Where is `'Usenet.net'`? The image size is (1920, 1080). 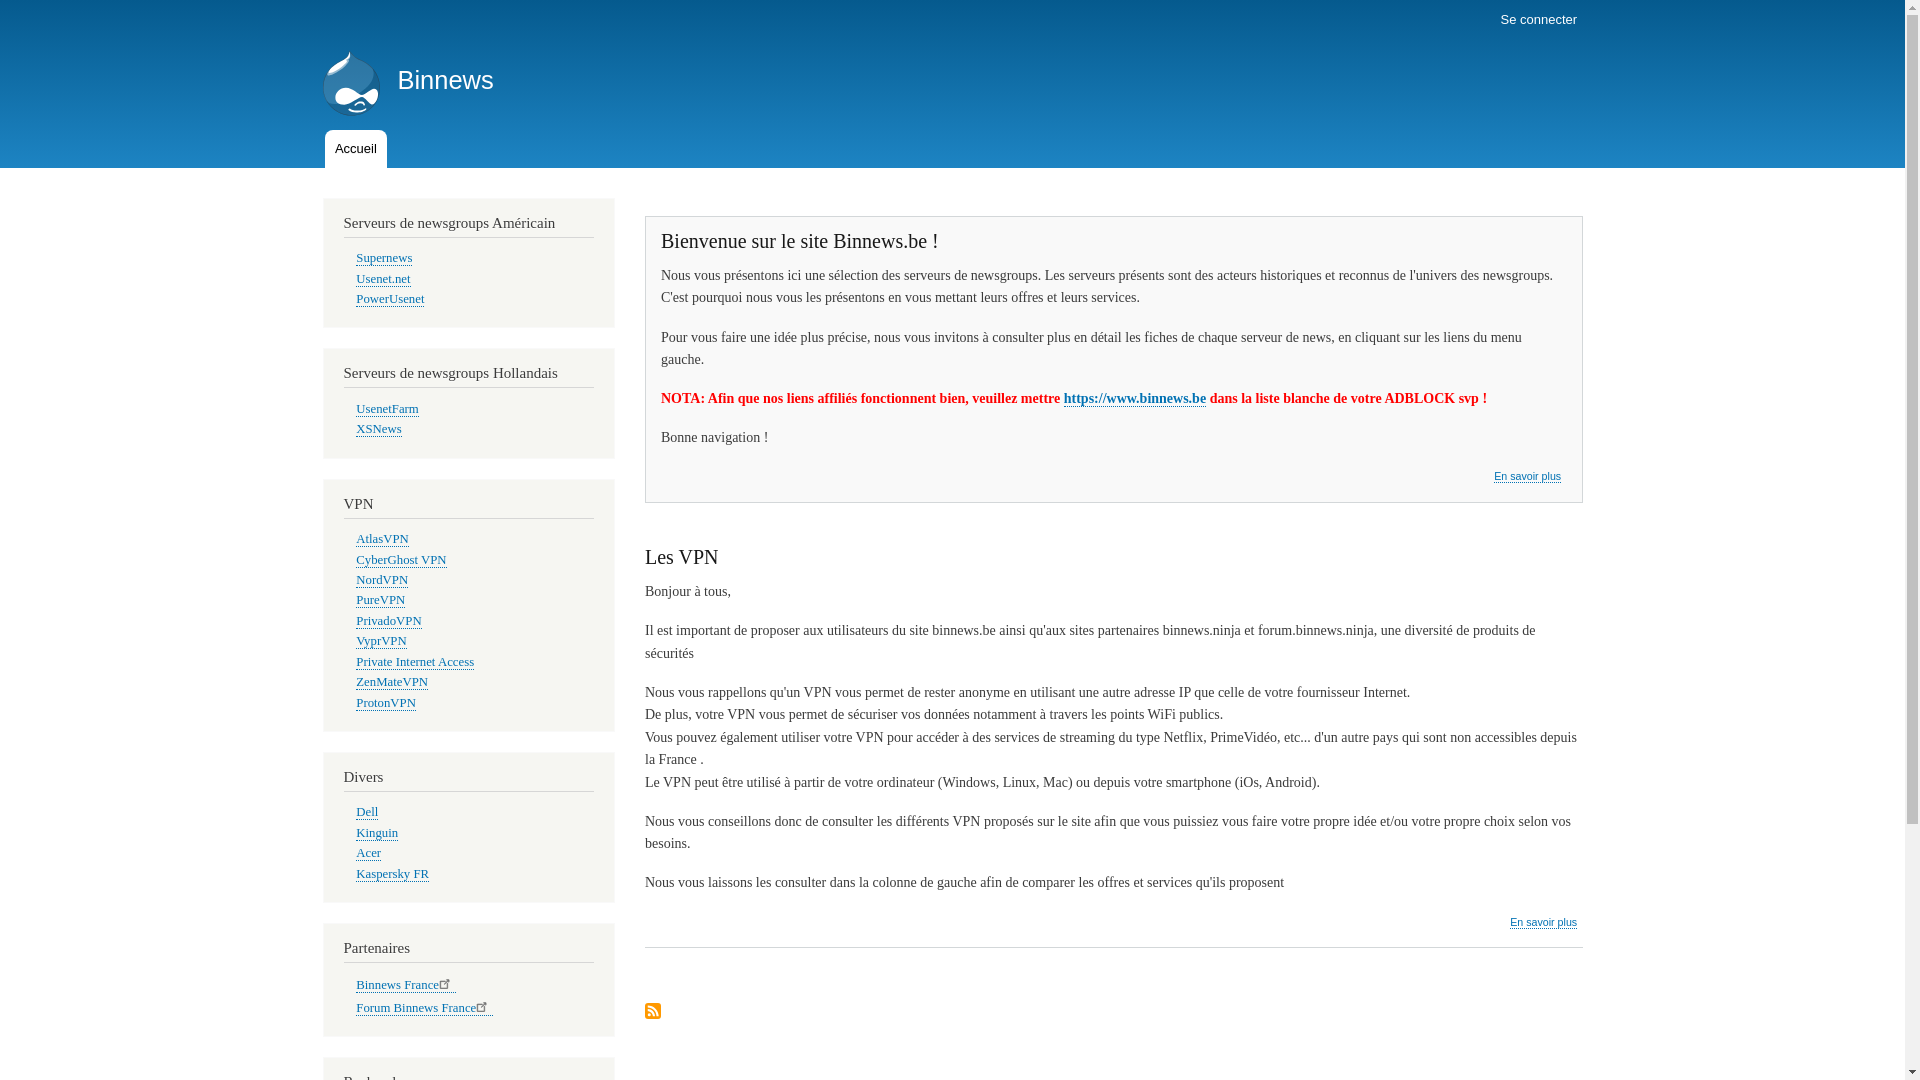
'Usenet.net' is located at coordinates (383, 279).